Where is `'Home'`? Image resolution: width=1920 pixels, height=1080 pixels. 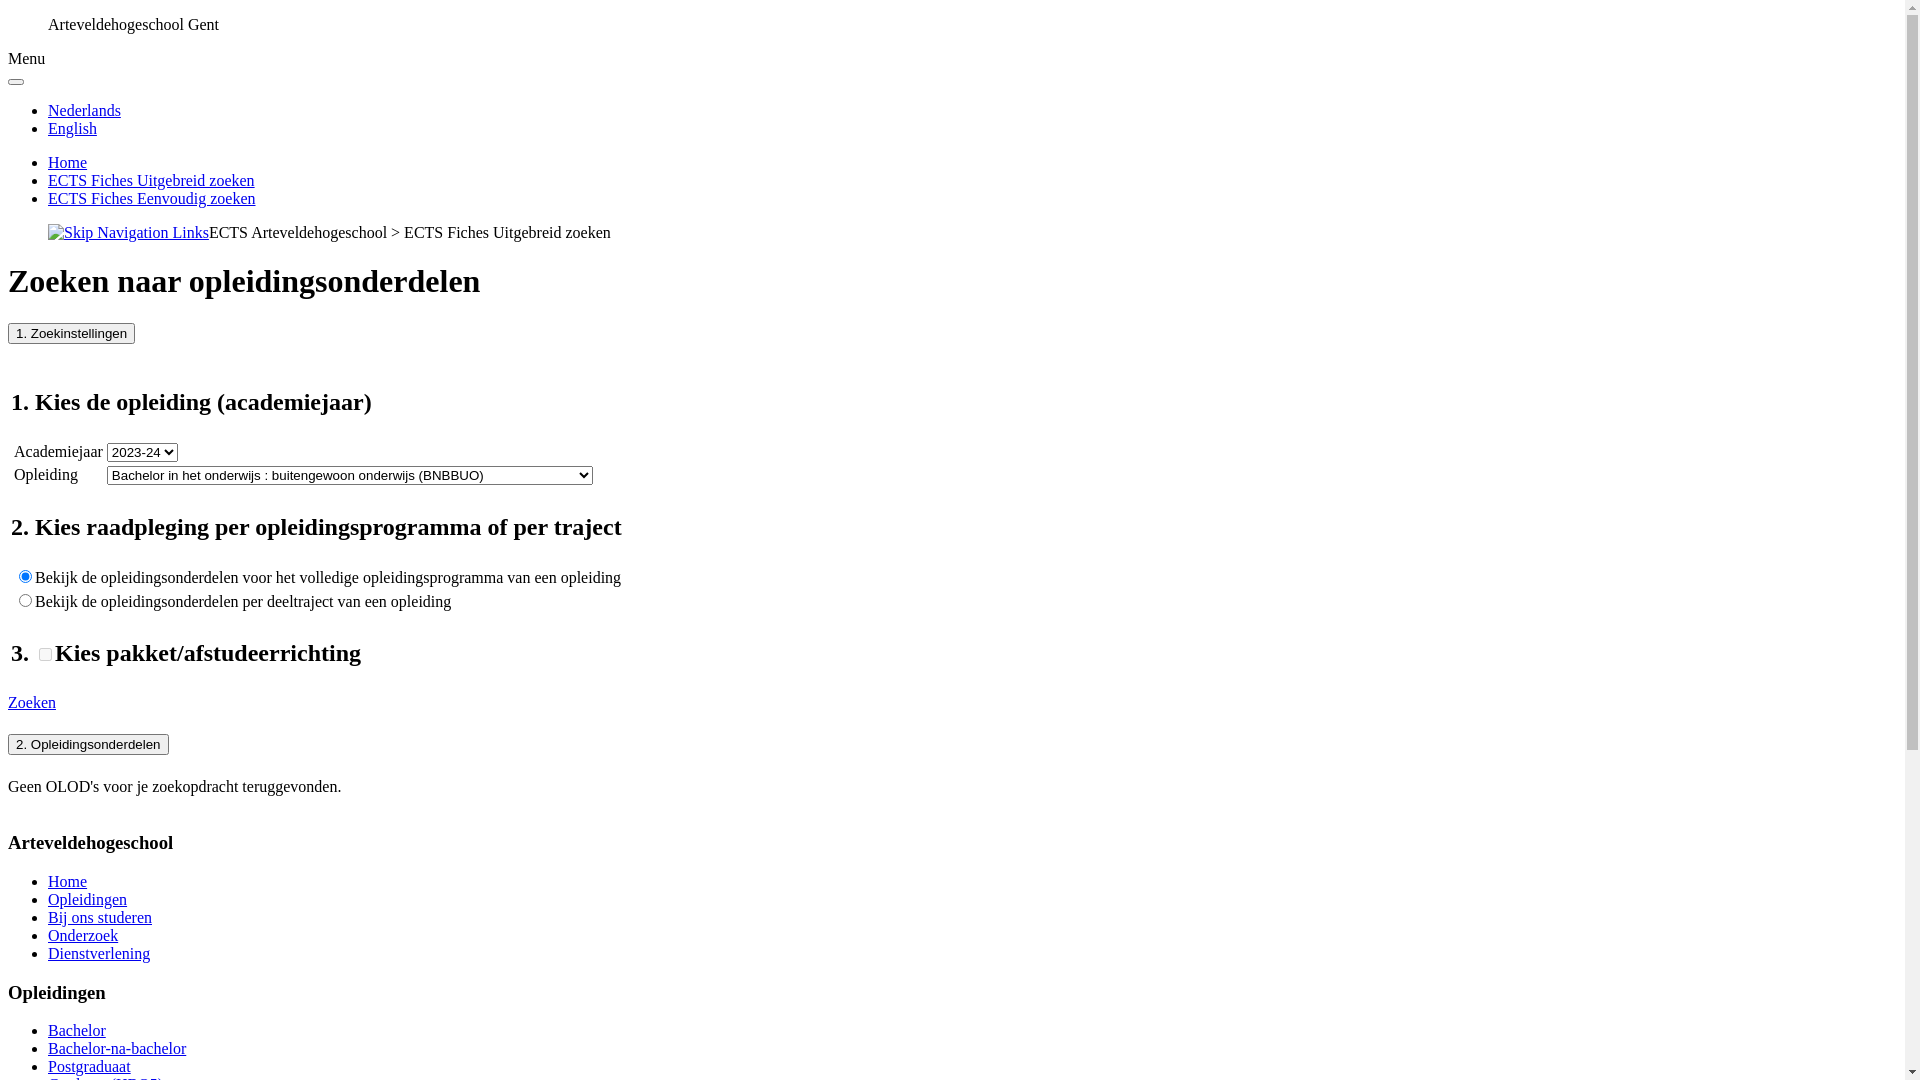 'Home' is located at coordinates (67, 880).